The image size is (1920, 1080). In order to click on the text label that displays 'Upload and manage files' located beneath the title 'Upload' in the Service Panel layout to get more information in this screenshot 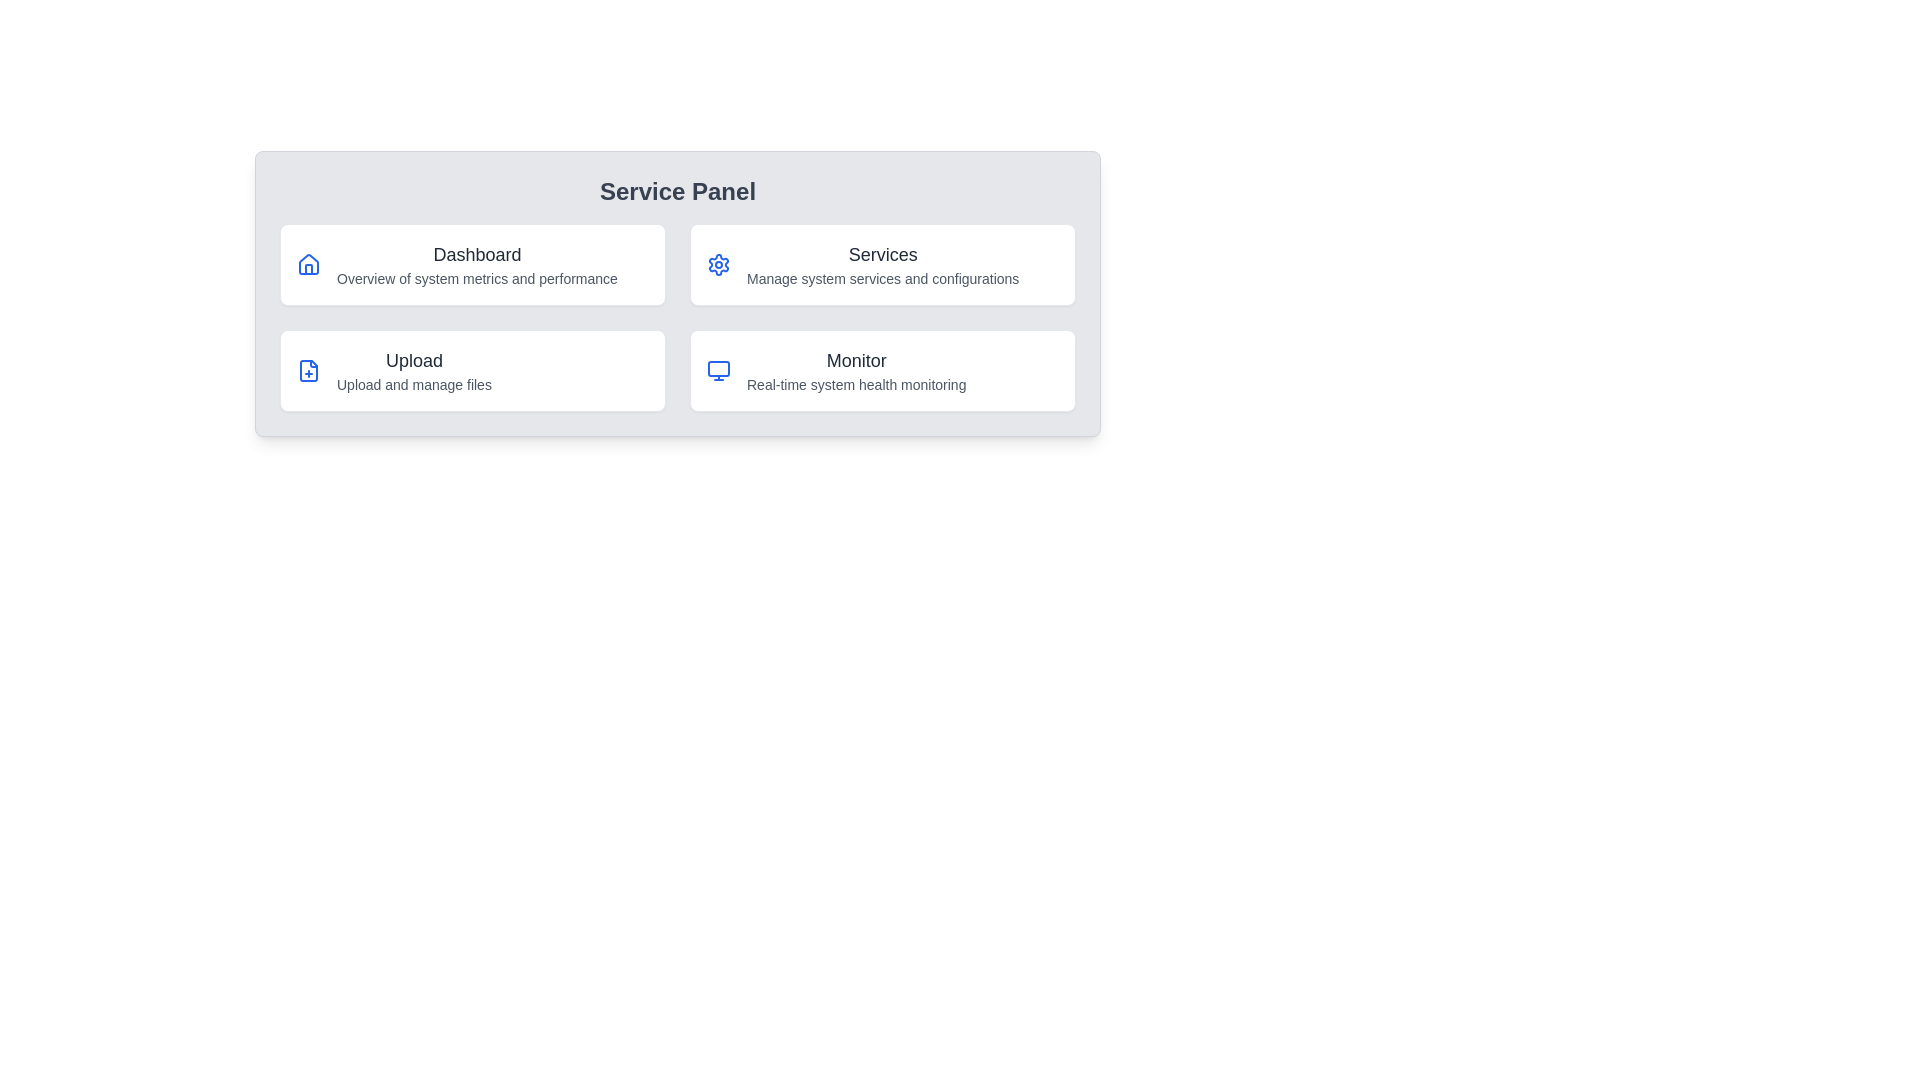, I will do `click(413, 385)`.